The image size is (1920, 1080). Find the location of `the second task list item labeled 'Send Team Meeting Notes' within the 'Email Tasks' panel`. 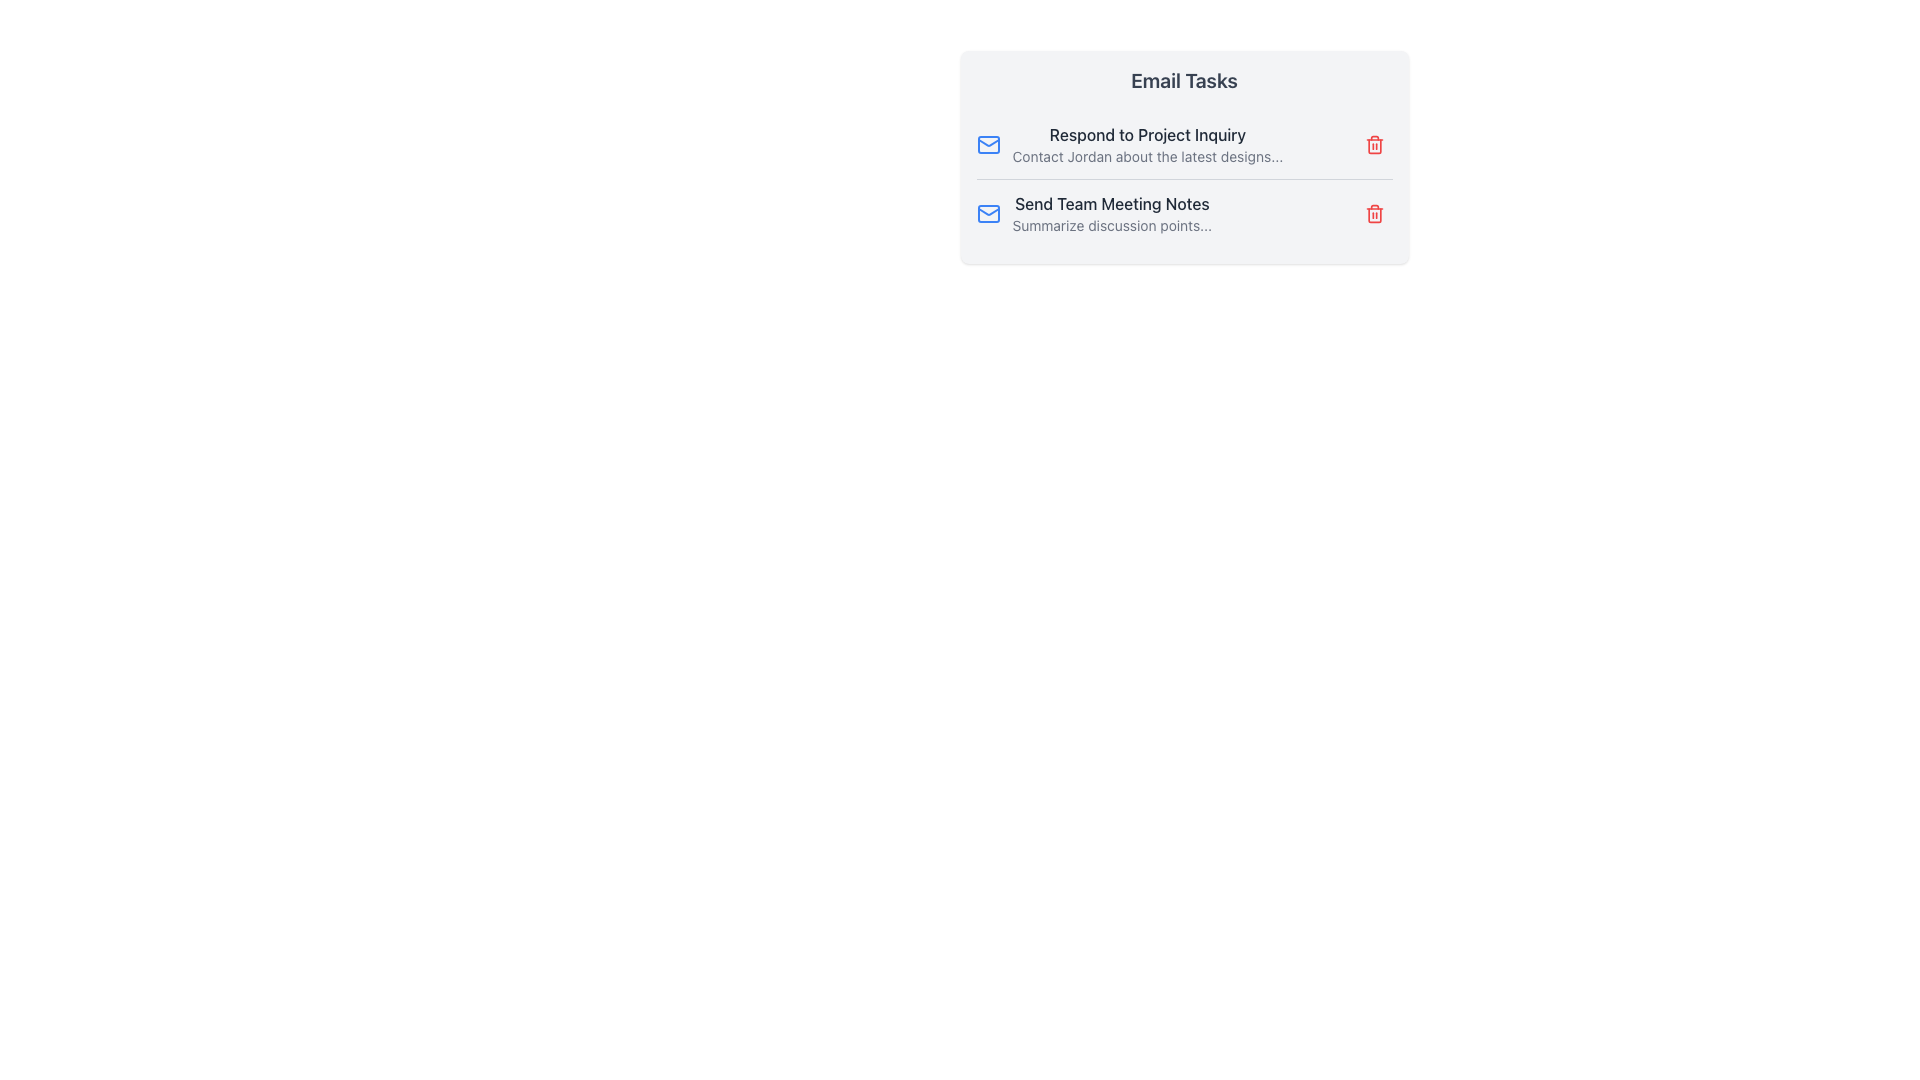

the second task list item labeled 'Send Team Meeting Notes' within the 'Email Tasks' panel is located at coordinates (1093, 213).